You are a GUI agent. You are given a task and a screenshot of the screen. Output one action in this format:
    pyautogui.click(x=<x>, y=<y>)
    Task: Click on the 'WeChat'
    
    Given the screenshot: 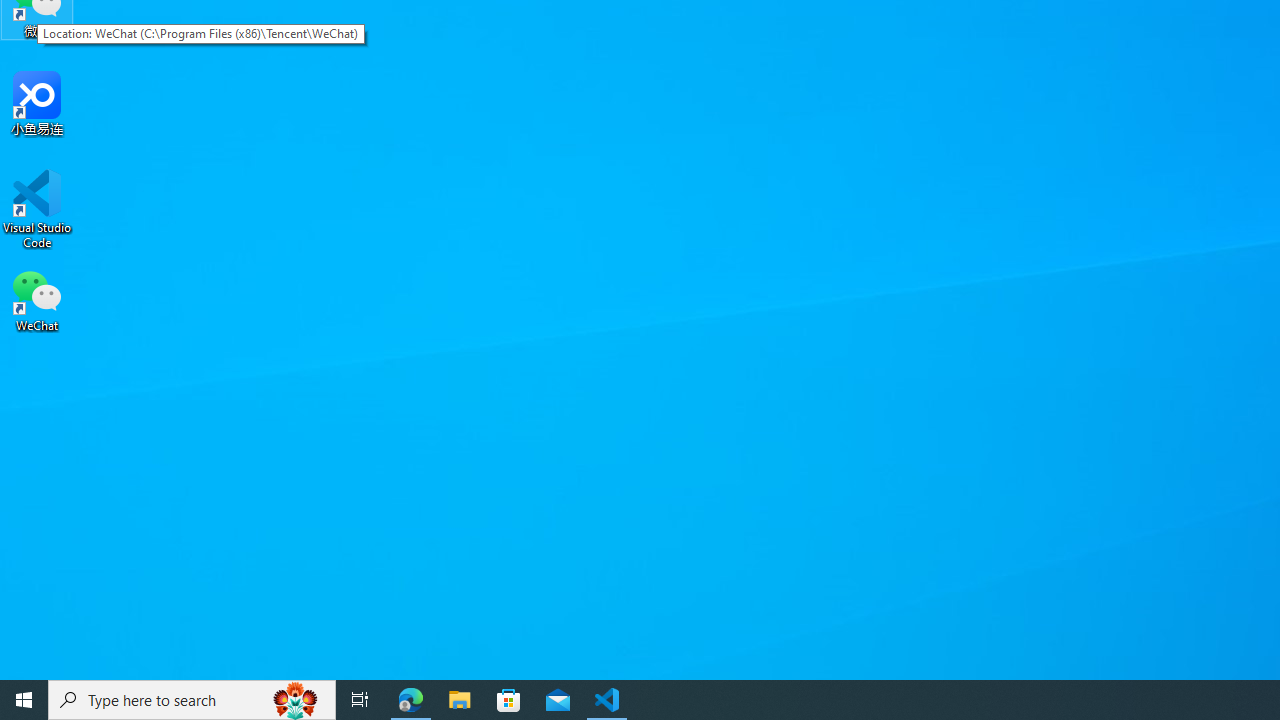 What is the action you would take?
    pyautogui.click(x=37, y=299)
    